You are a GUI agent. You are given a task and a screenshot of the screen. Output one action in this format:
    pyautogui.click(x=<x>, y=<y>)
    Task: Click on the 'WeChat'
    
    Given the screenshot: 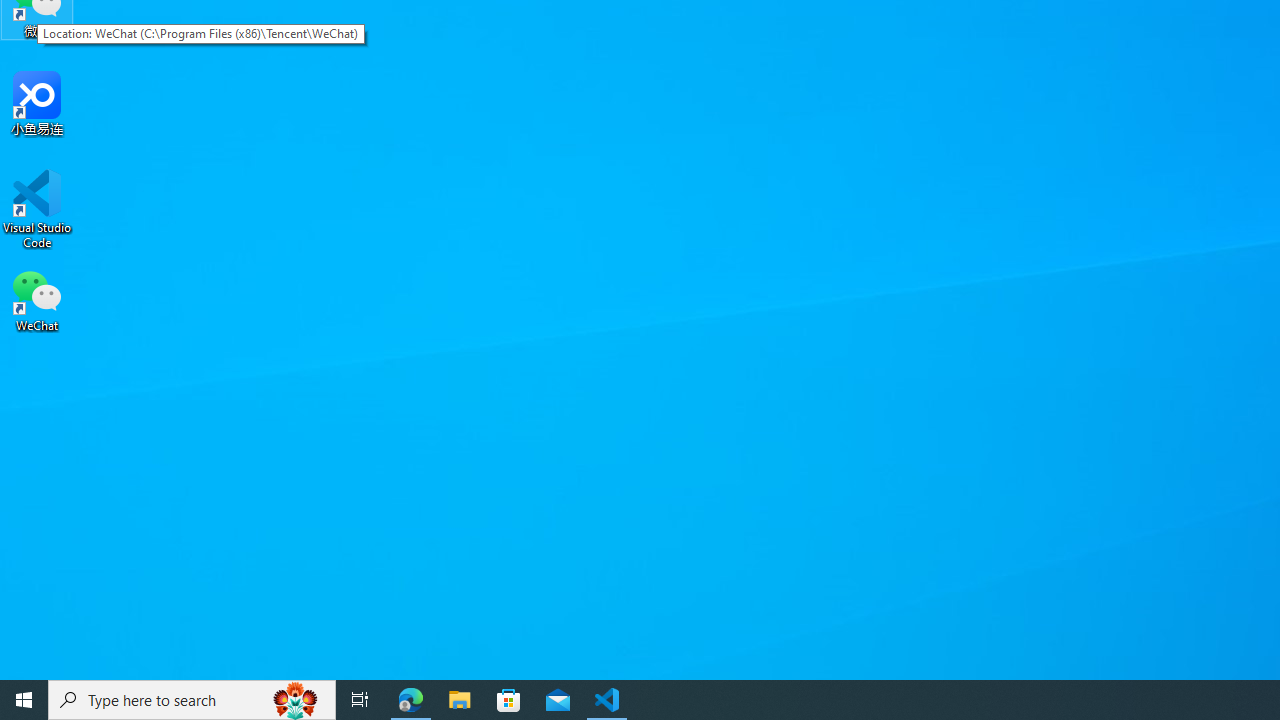 What is the action you would take?
    pyautogui.click(x=37, y=299)
    